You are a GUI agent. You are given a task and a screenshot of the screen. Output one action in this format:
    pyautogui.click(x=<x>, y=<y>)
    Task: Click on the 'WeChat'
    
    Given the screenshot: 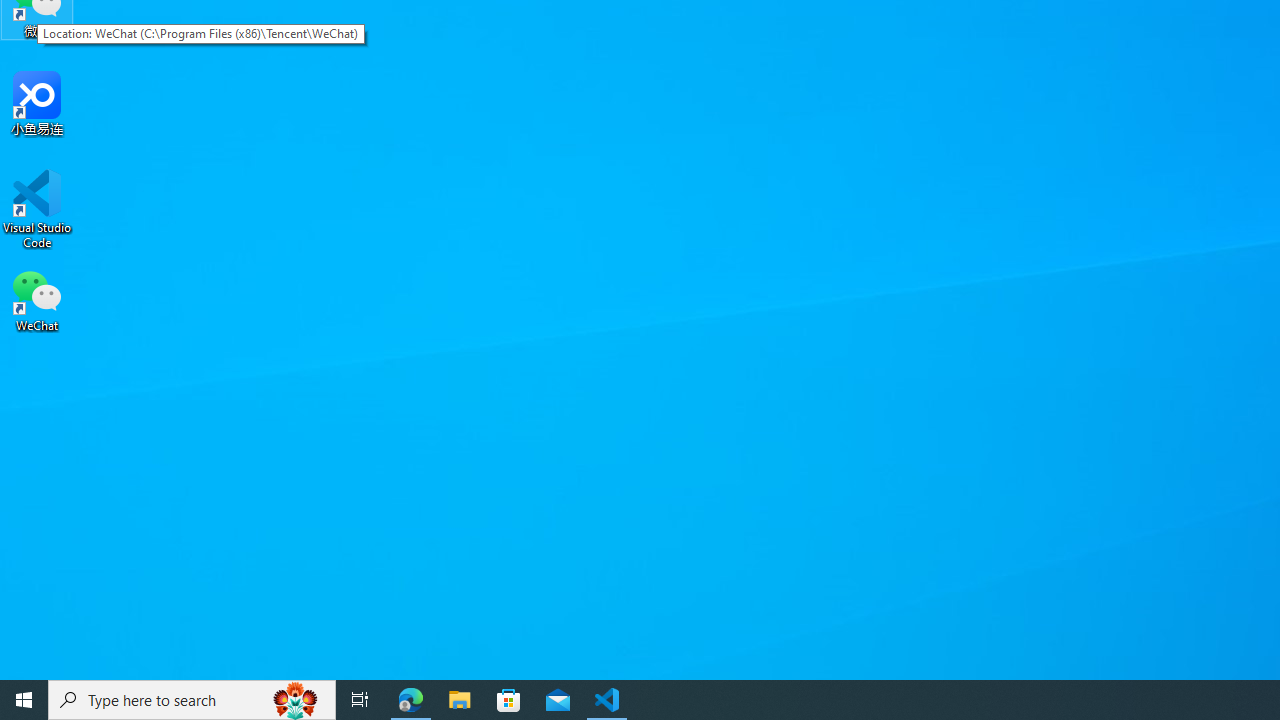 What is the action you would take?
    pyautogui.click(x=37, y=299)
    